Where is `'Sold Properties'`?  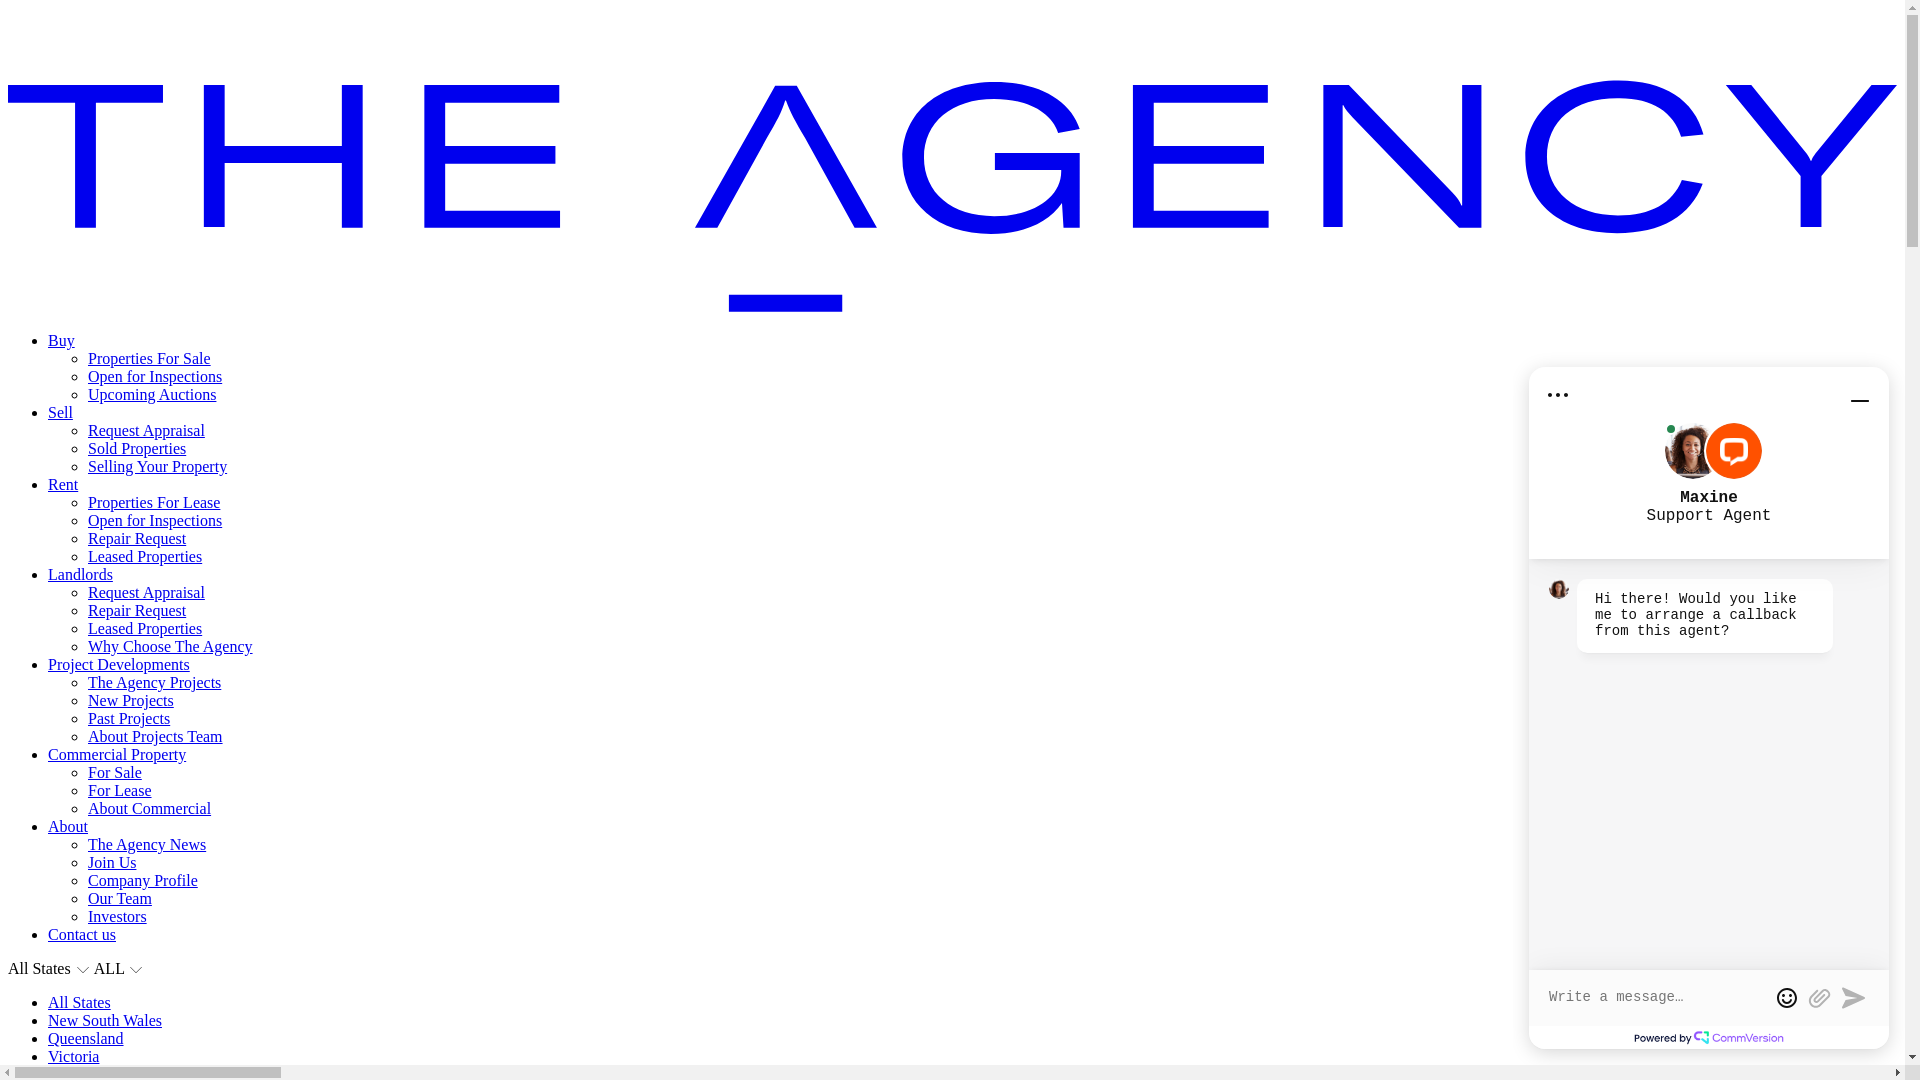 'Sold Properties' is located at coordinates (136, 447).